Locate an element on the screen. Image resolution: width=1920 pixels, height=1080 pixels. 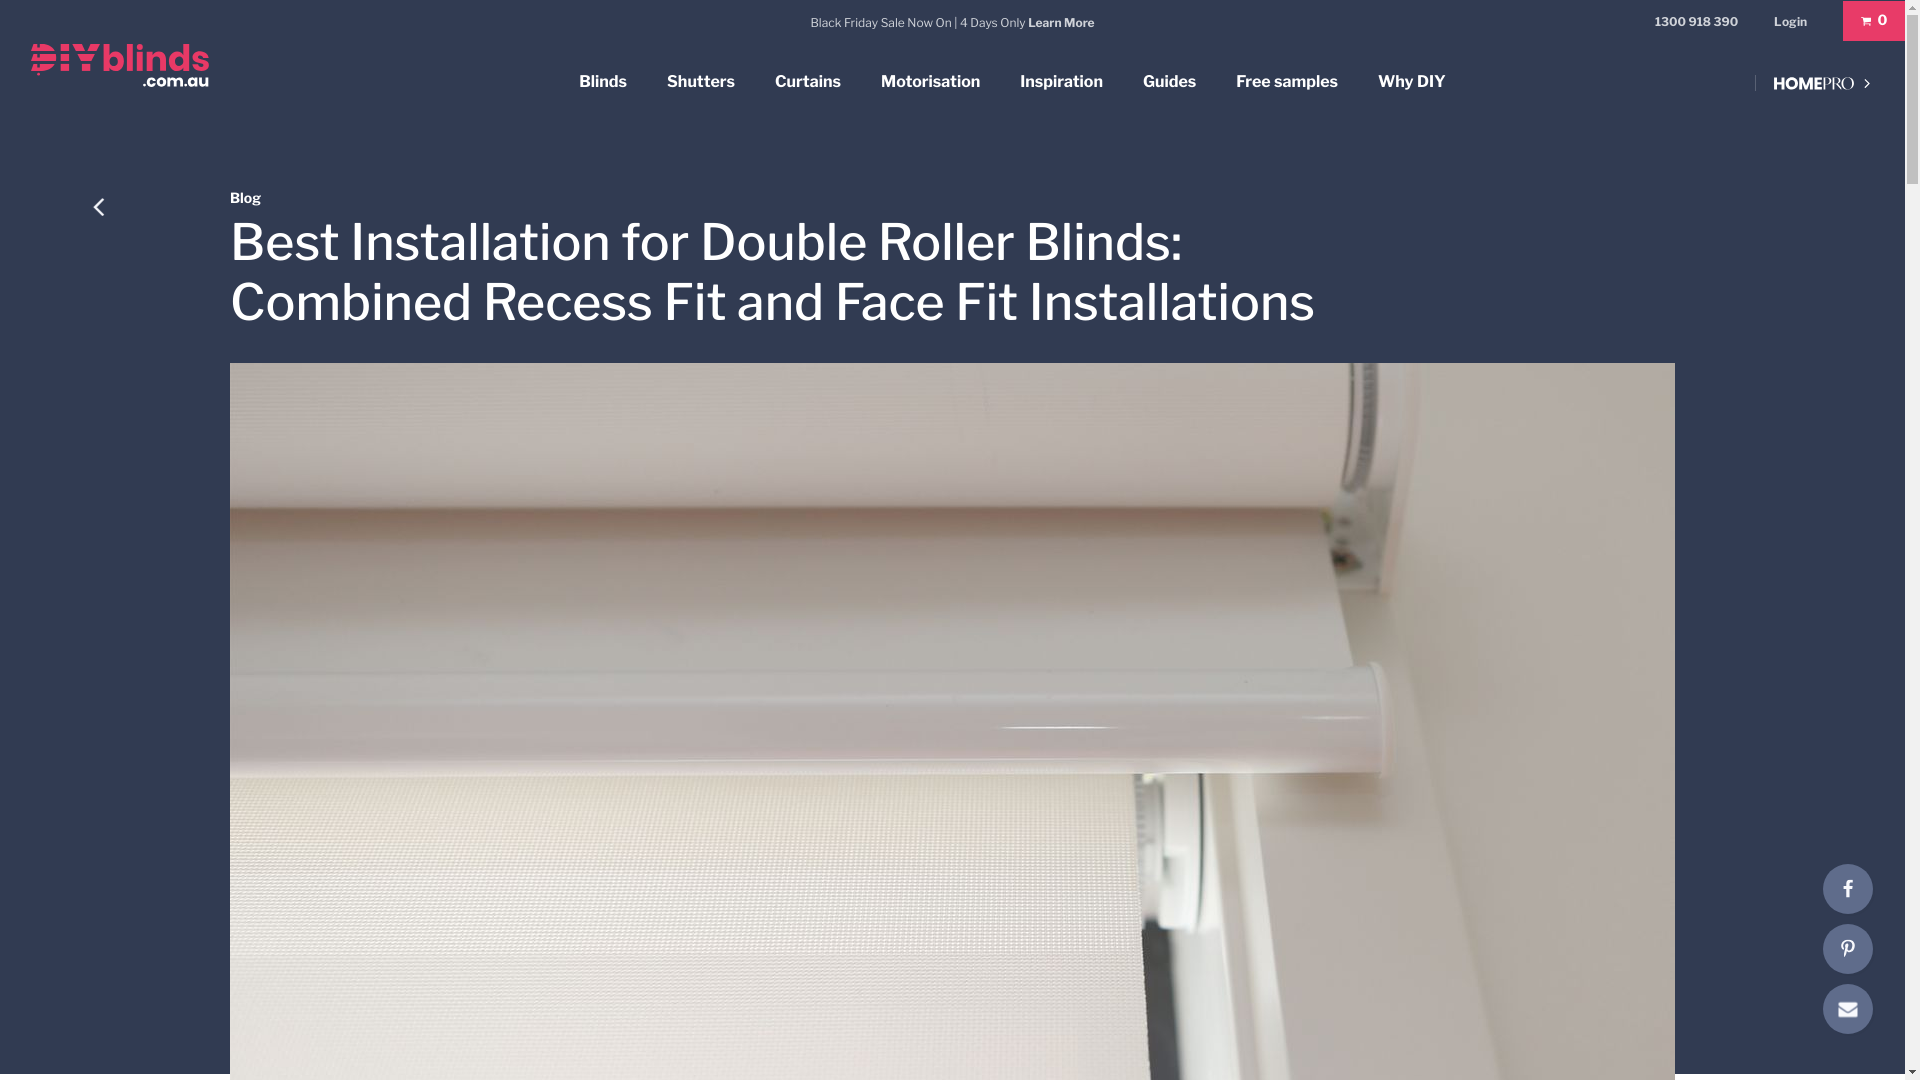
'0' is located at coordinates (1872, 21).